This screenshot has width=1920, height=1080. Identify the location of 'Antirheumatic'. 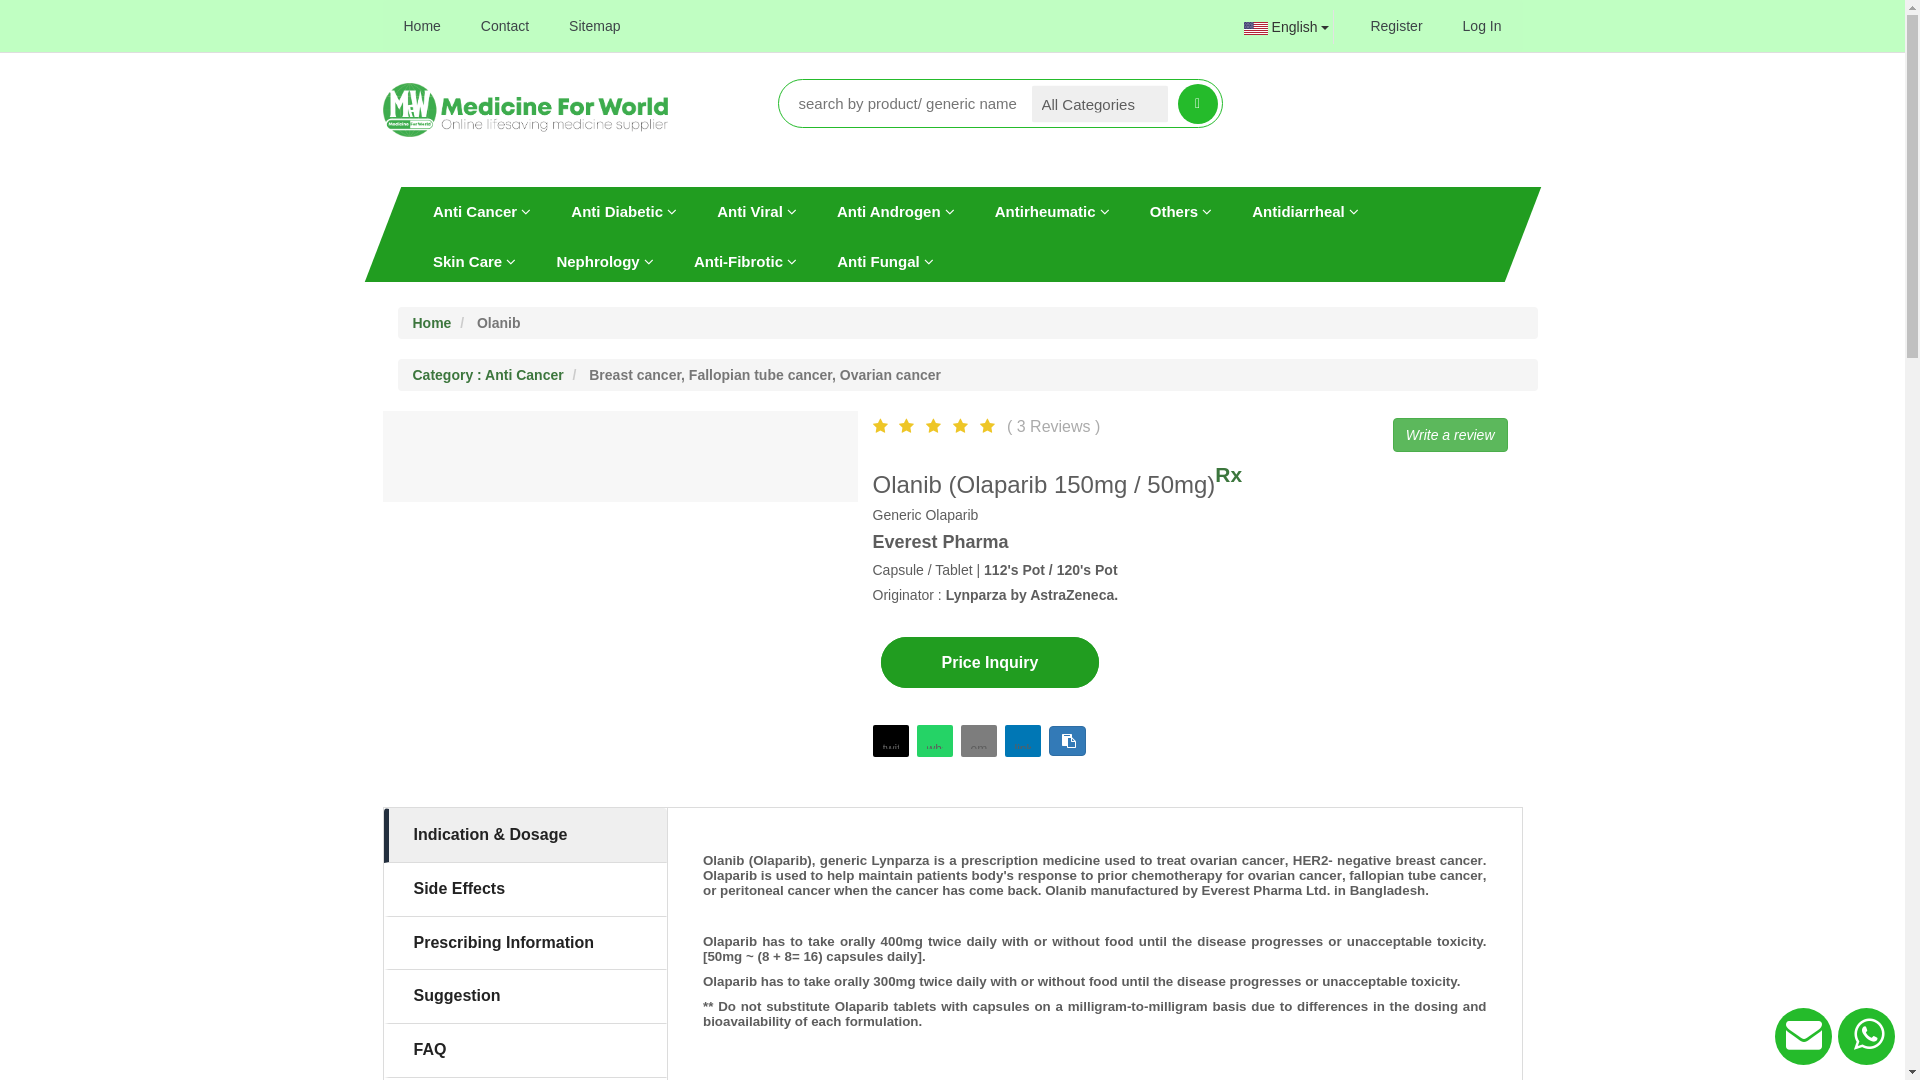
(1050, 211).